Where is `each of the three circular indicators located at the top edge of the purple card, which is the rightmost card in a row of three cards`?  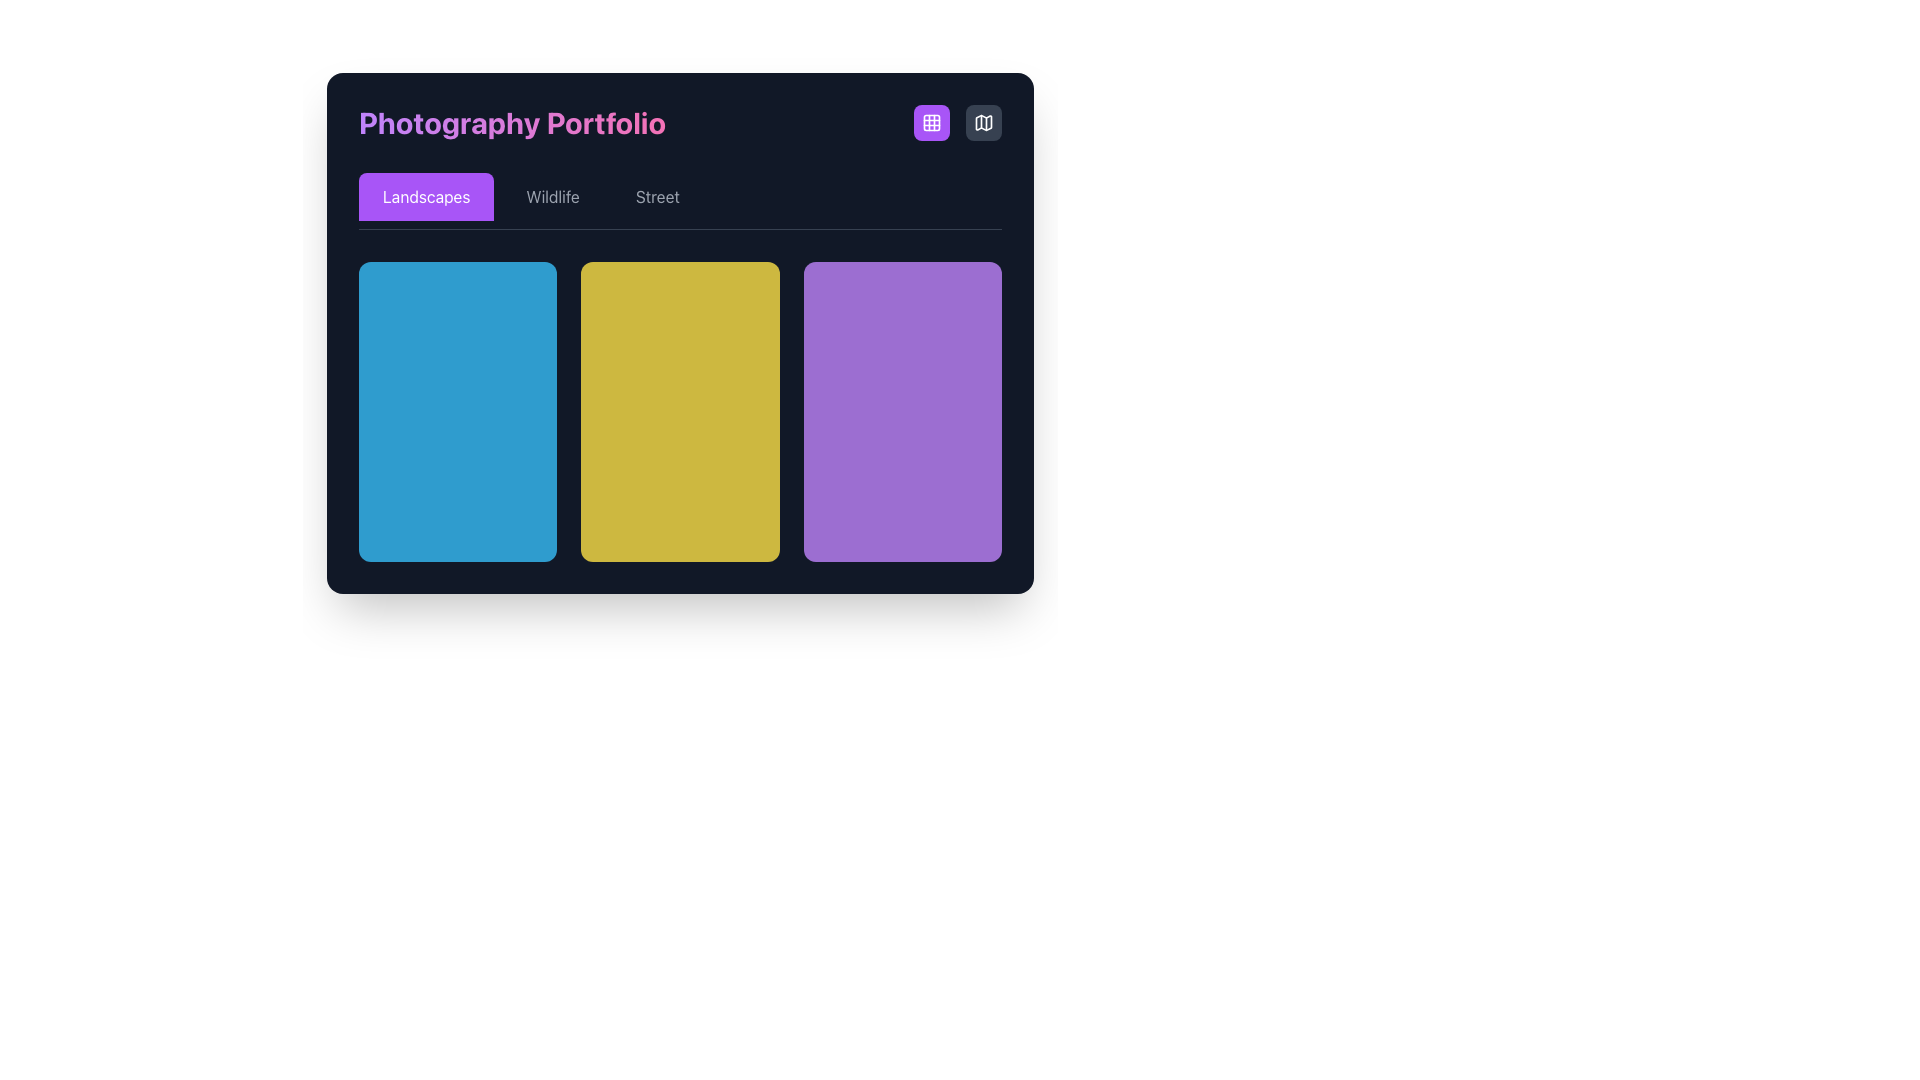 each of the three circular indicators located at the top edge of the purple card, which is the rightmost card in a row of three cards is located at coordinates (953, 285).